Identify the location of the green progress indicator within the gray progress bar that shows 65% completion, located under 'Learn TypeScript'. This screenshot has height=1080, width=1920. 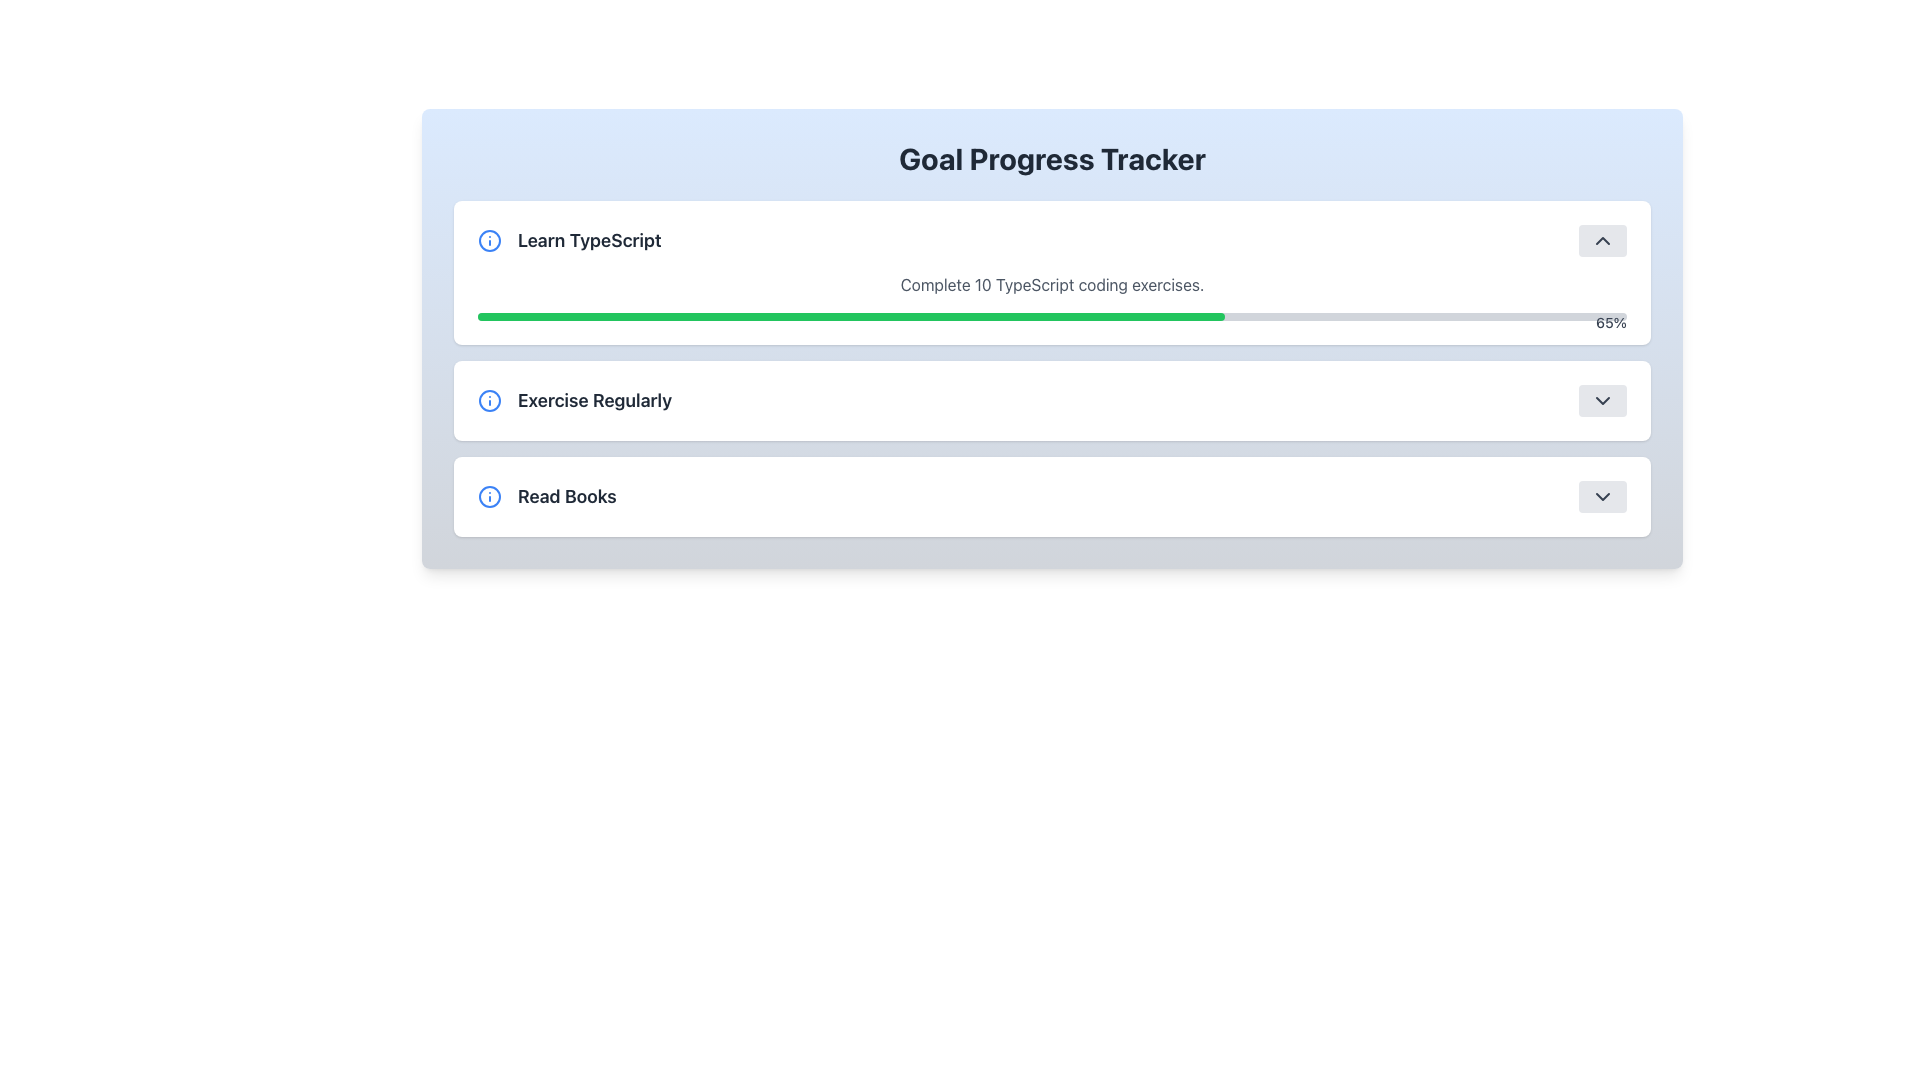
(851, 315).